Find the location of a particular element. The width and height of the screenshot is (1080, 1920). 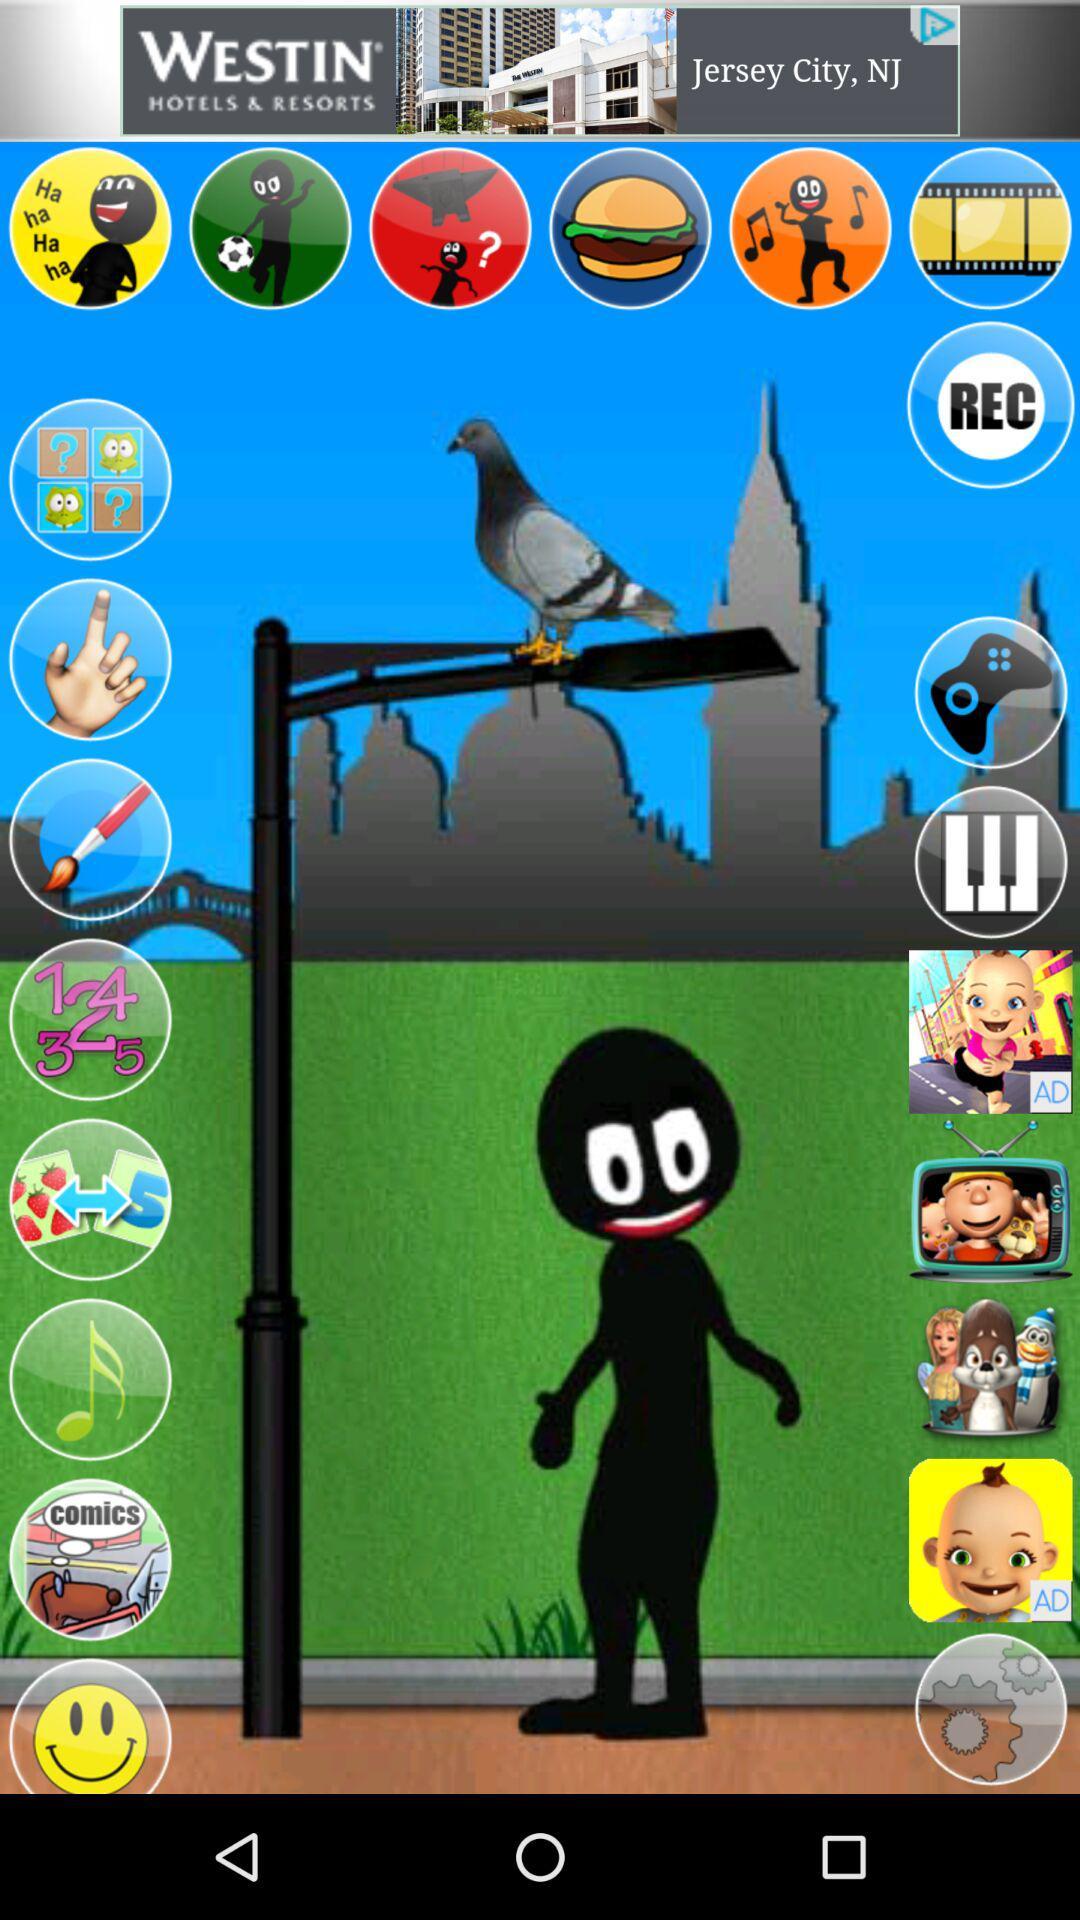

switch to paint option is located at coordinates (88, 840).